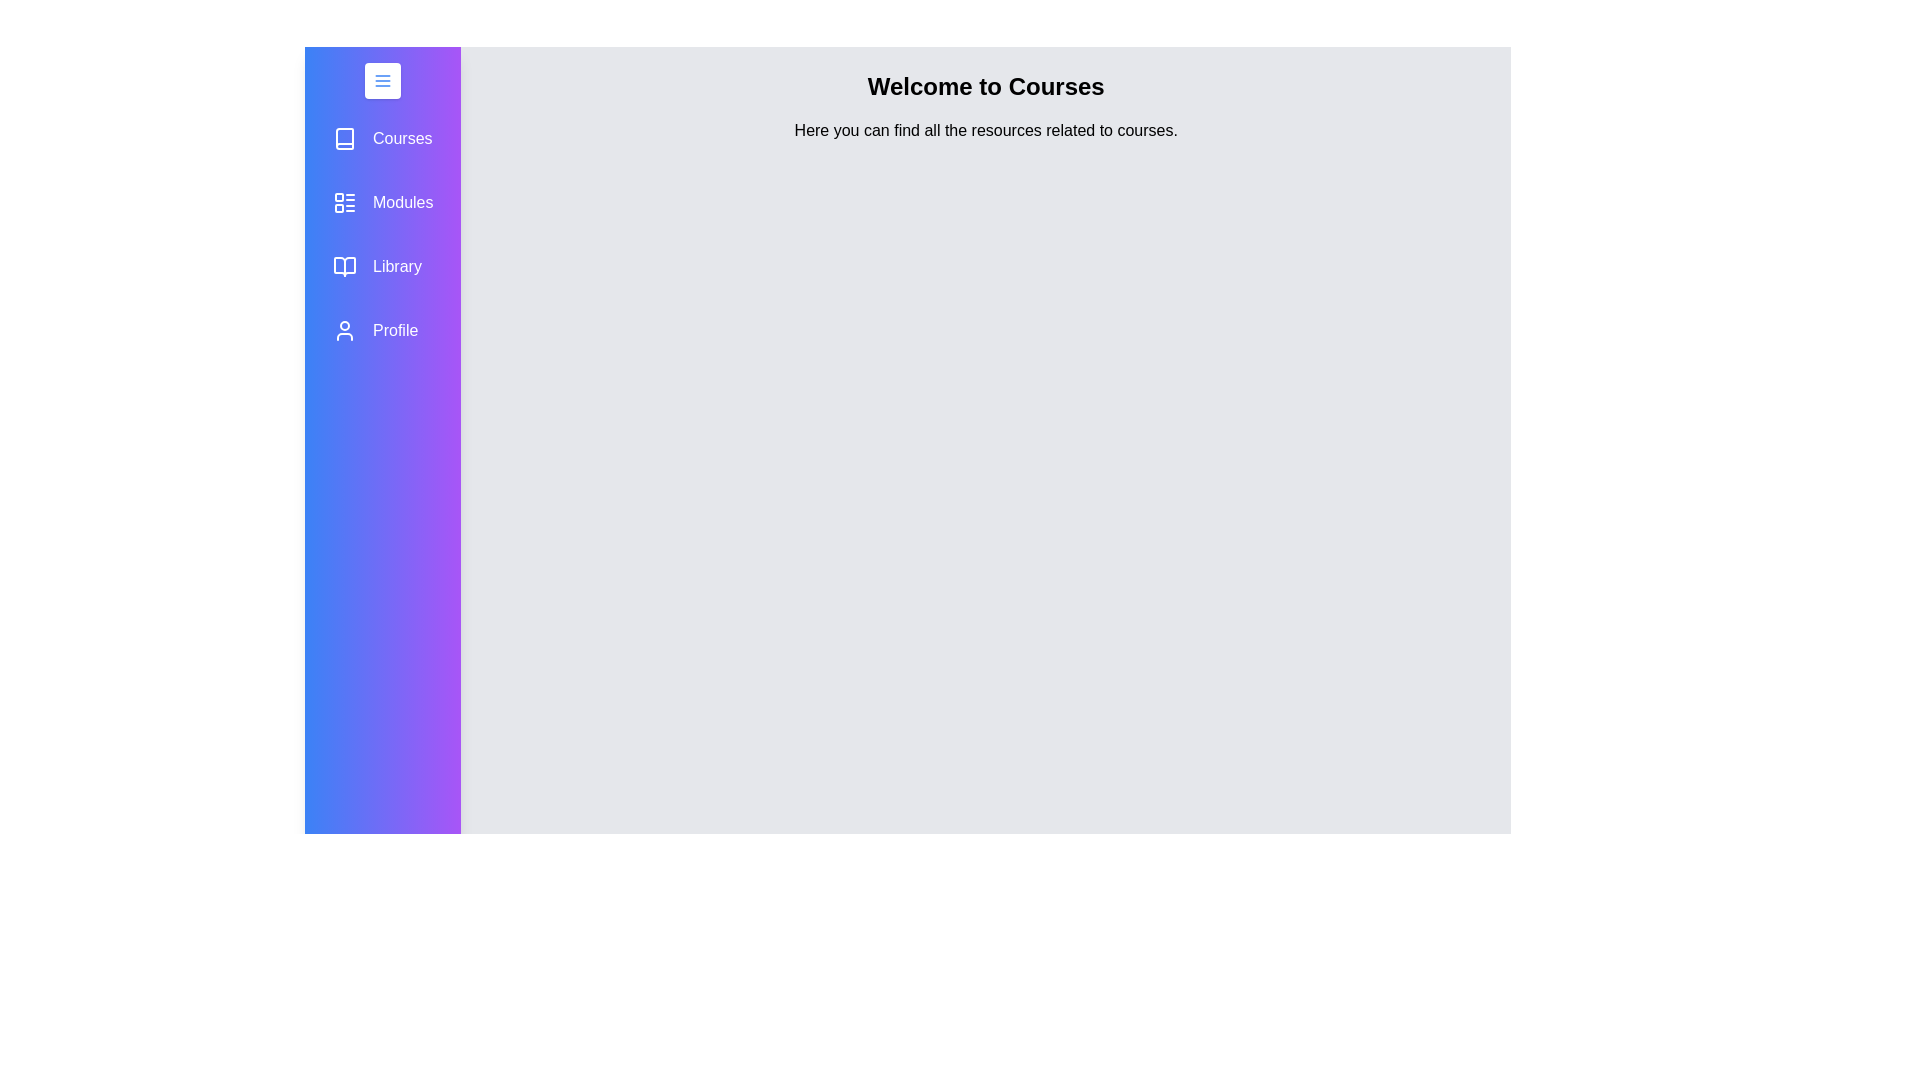 The height and width of the screenshot is (1080, 1920). I want to click on the Courses tab from the available options, so click(383, 137).